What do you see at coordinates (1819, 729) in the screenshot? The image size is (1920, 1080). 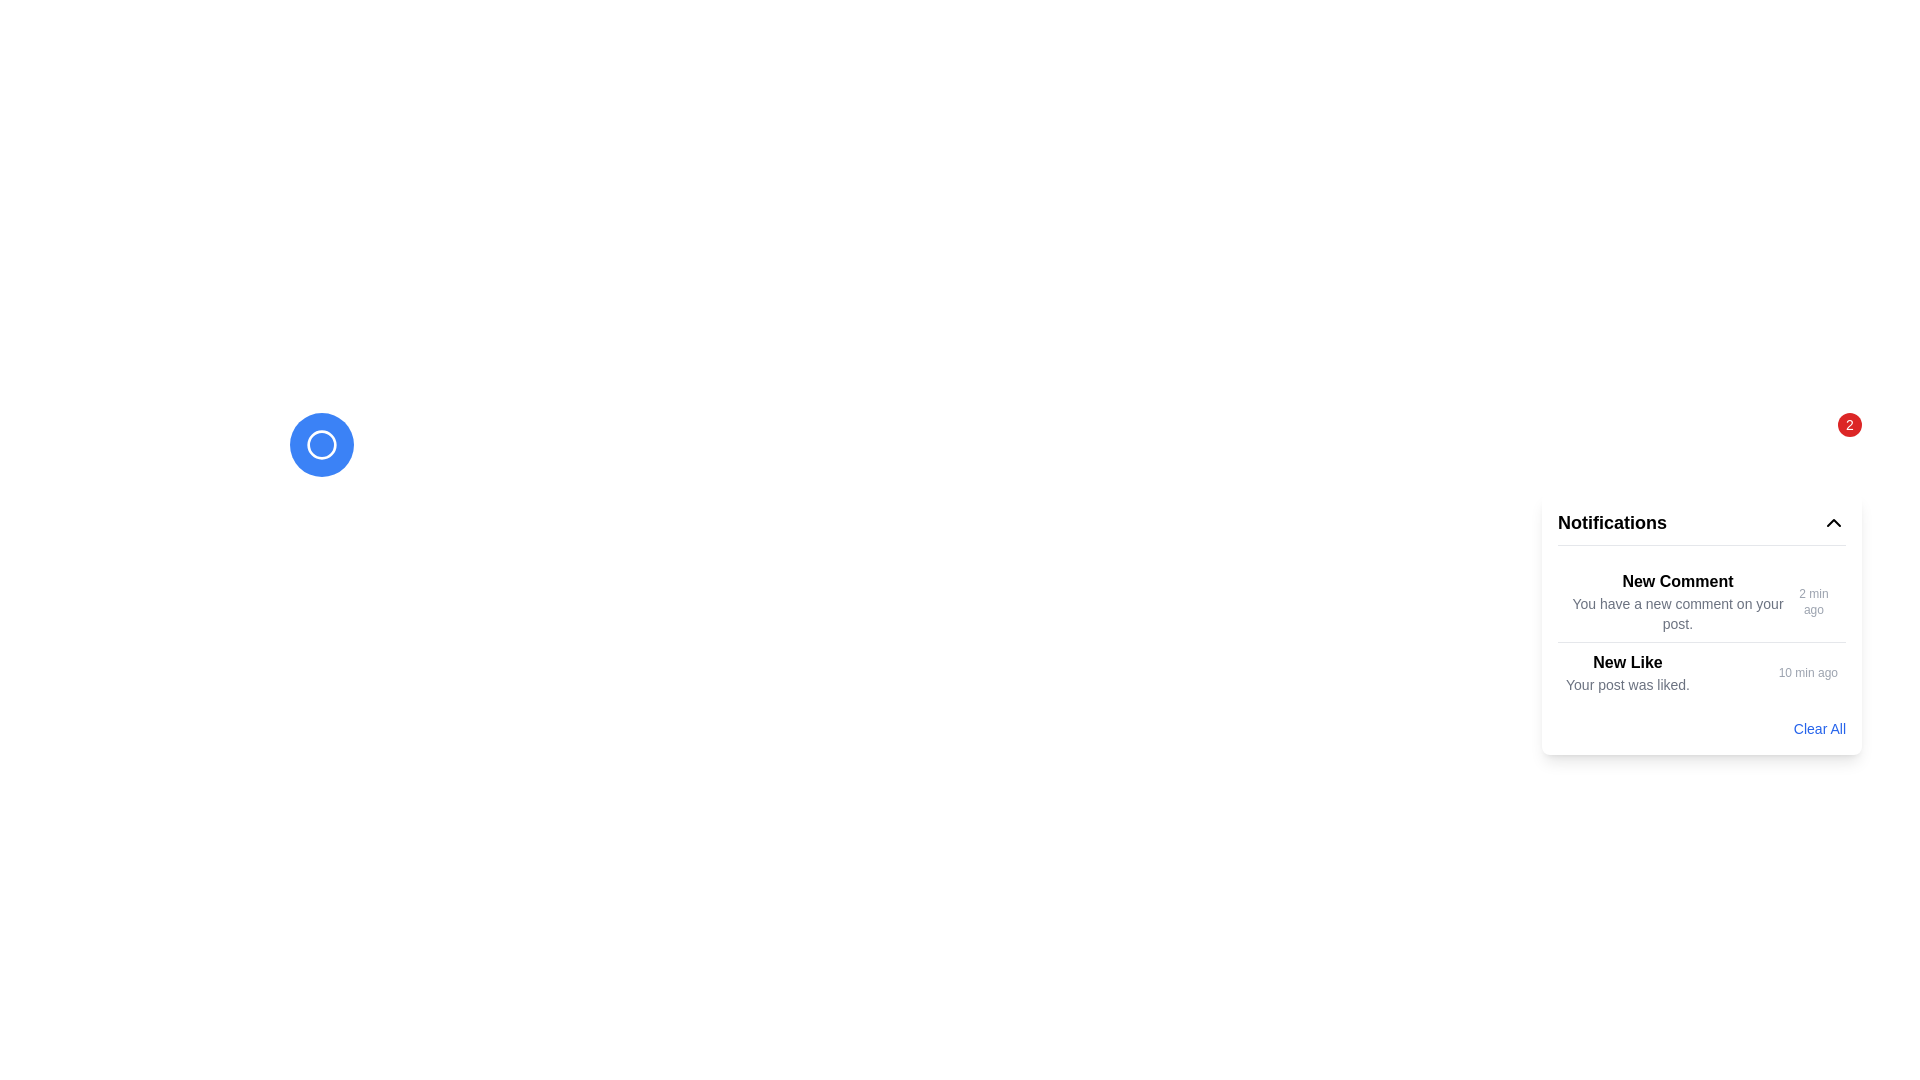 I see `the 'Clear All' text link at the bottom-right of the notifications panel to clear all notifications` at bounding box center [1819, 729].